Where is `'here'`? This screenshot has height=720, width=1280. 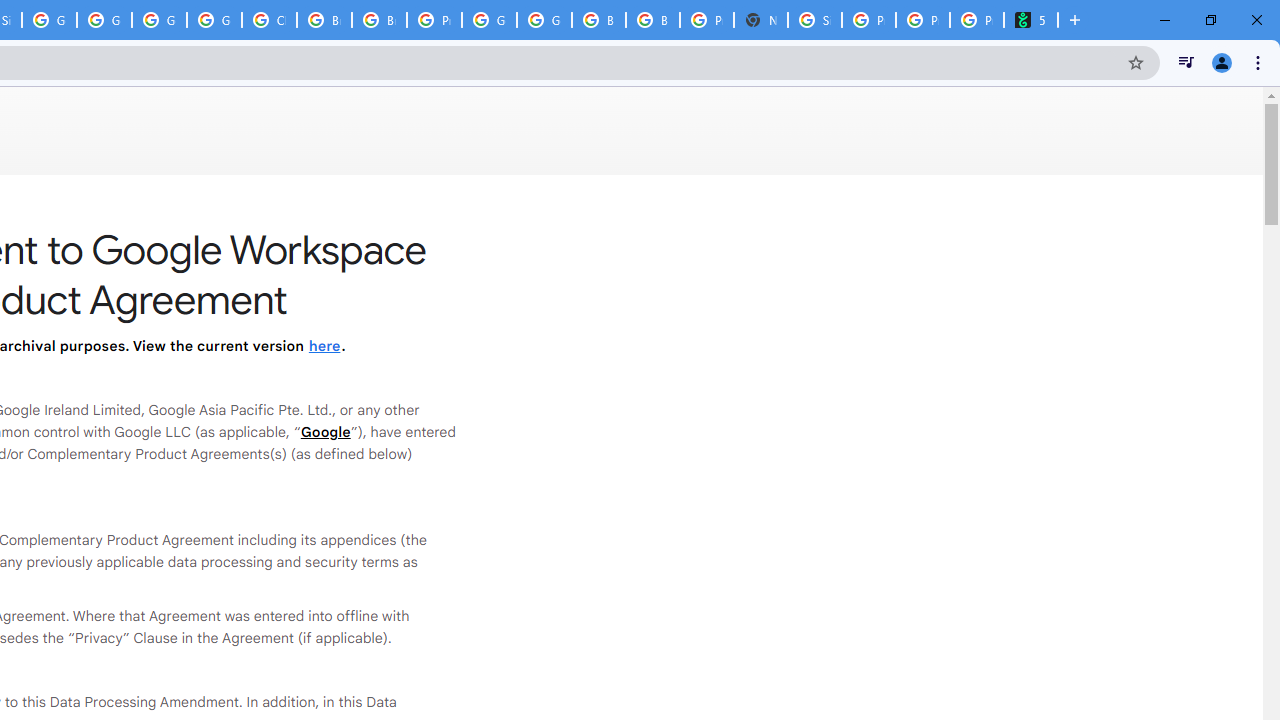 'here' is located at coordinates (324, 344).